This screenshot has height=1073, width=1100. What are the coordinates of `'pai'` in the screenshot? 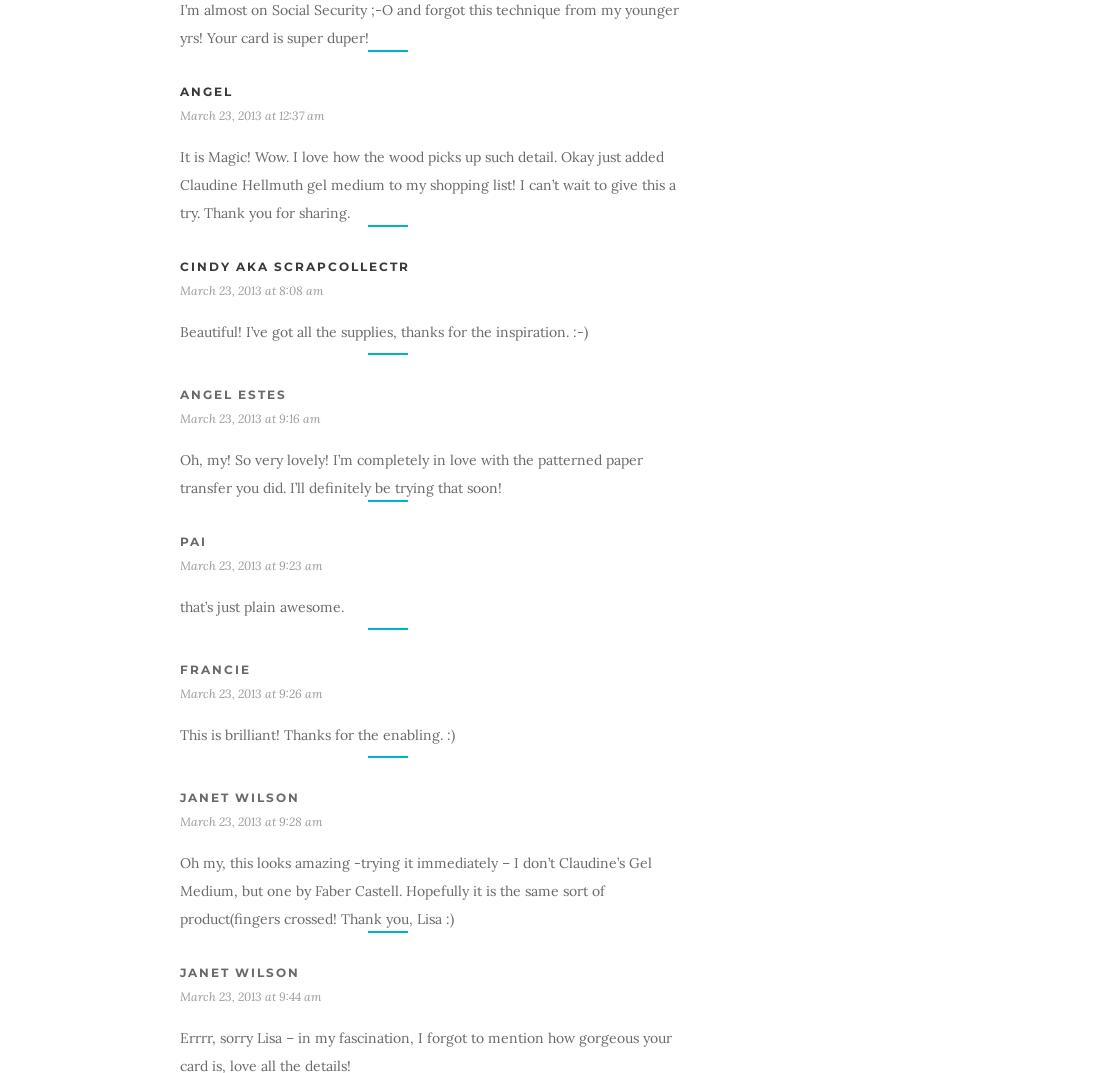 It's located at (178, 540).